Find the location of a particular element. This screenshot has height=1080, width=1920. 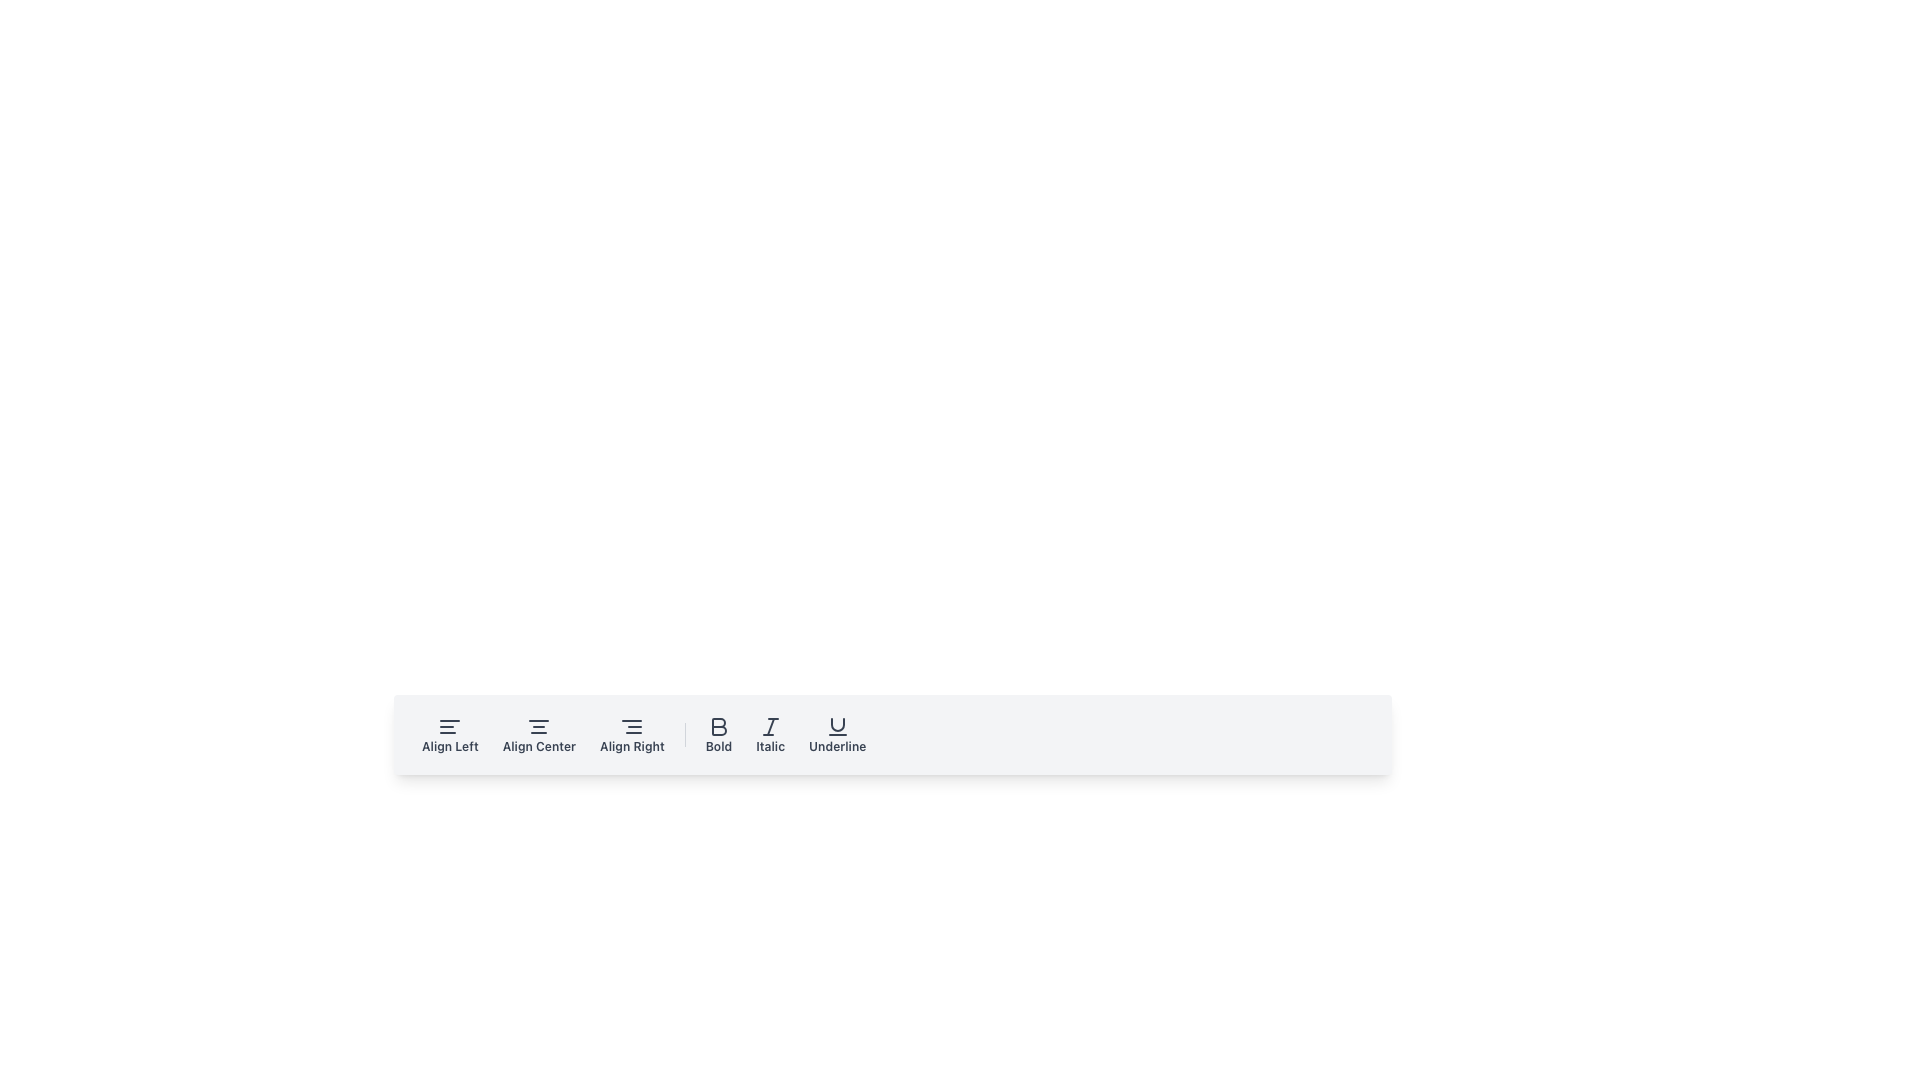

the 'Align Left' button, which features an icon for left-aligned text and the label 'Align Left' below it is located at coordinates (449, 735).